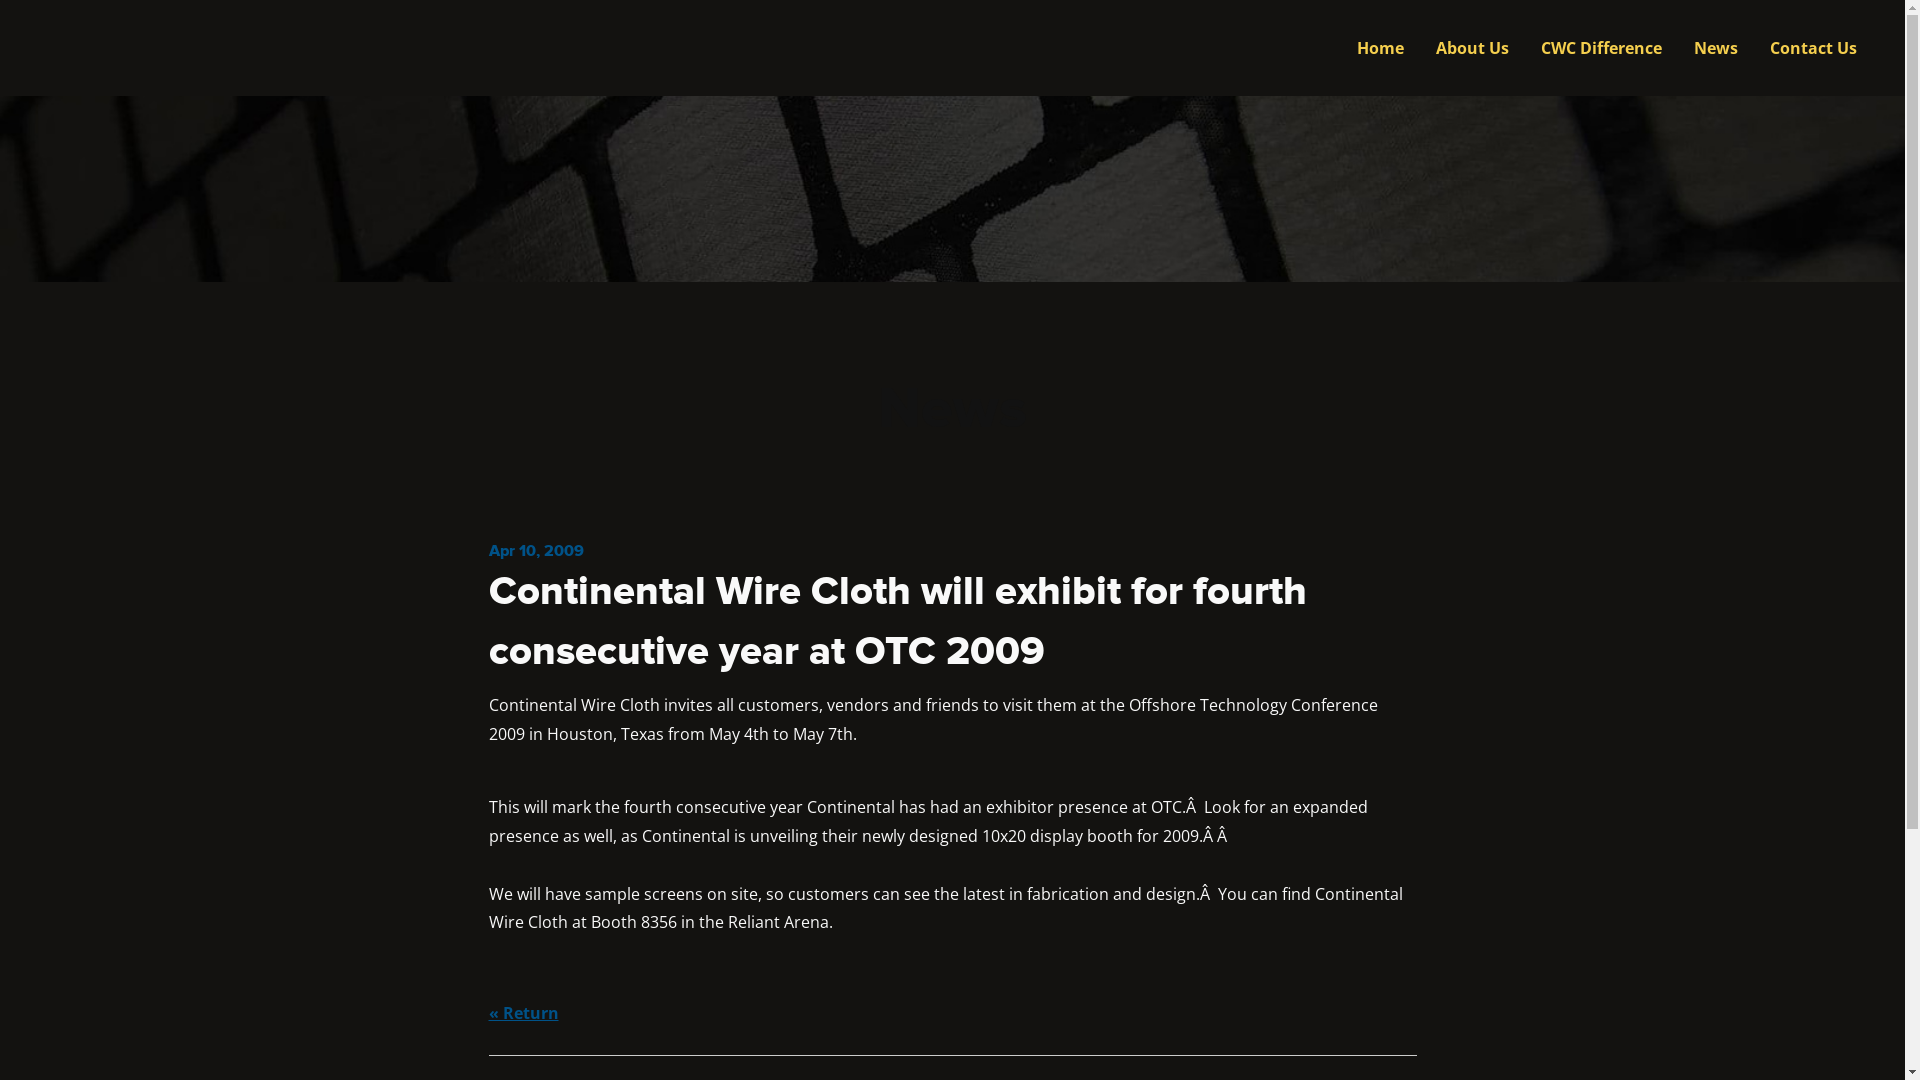 Image resolution: width=1920 pixels, height=1080 pixels. I want to click on 'Home', so click(1379, 46).